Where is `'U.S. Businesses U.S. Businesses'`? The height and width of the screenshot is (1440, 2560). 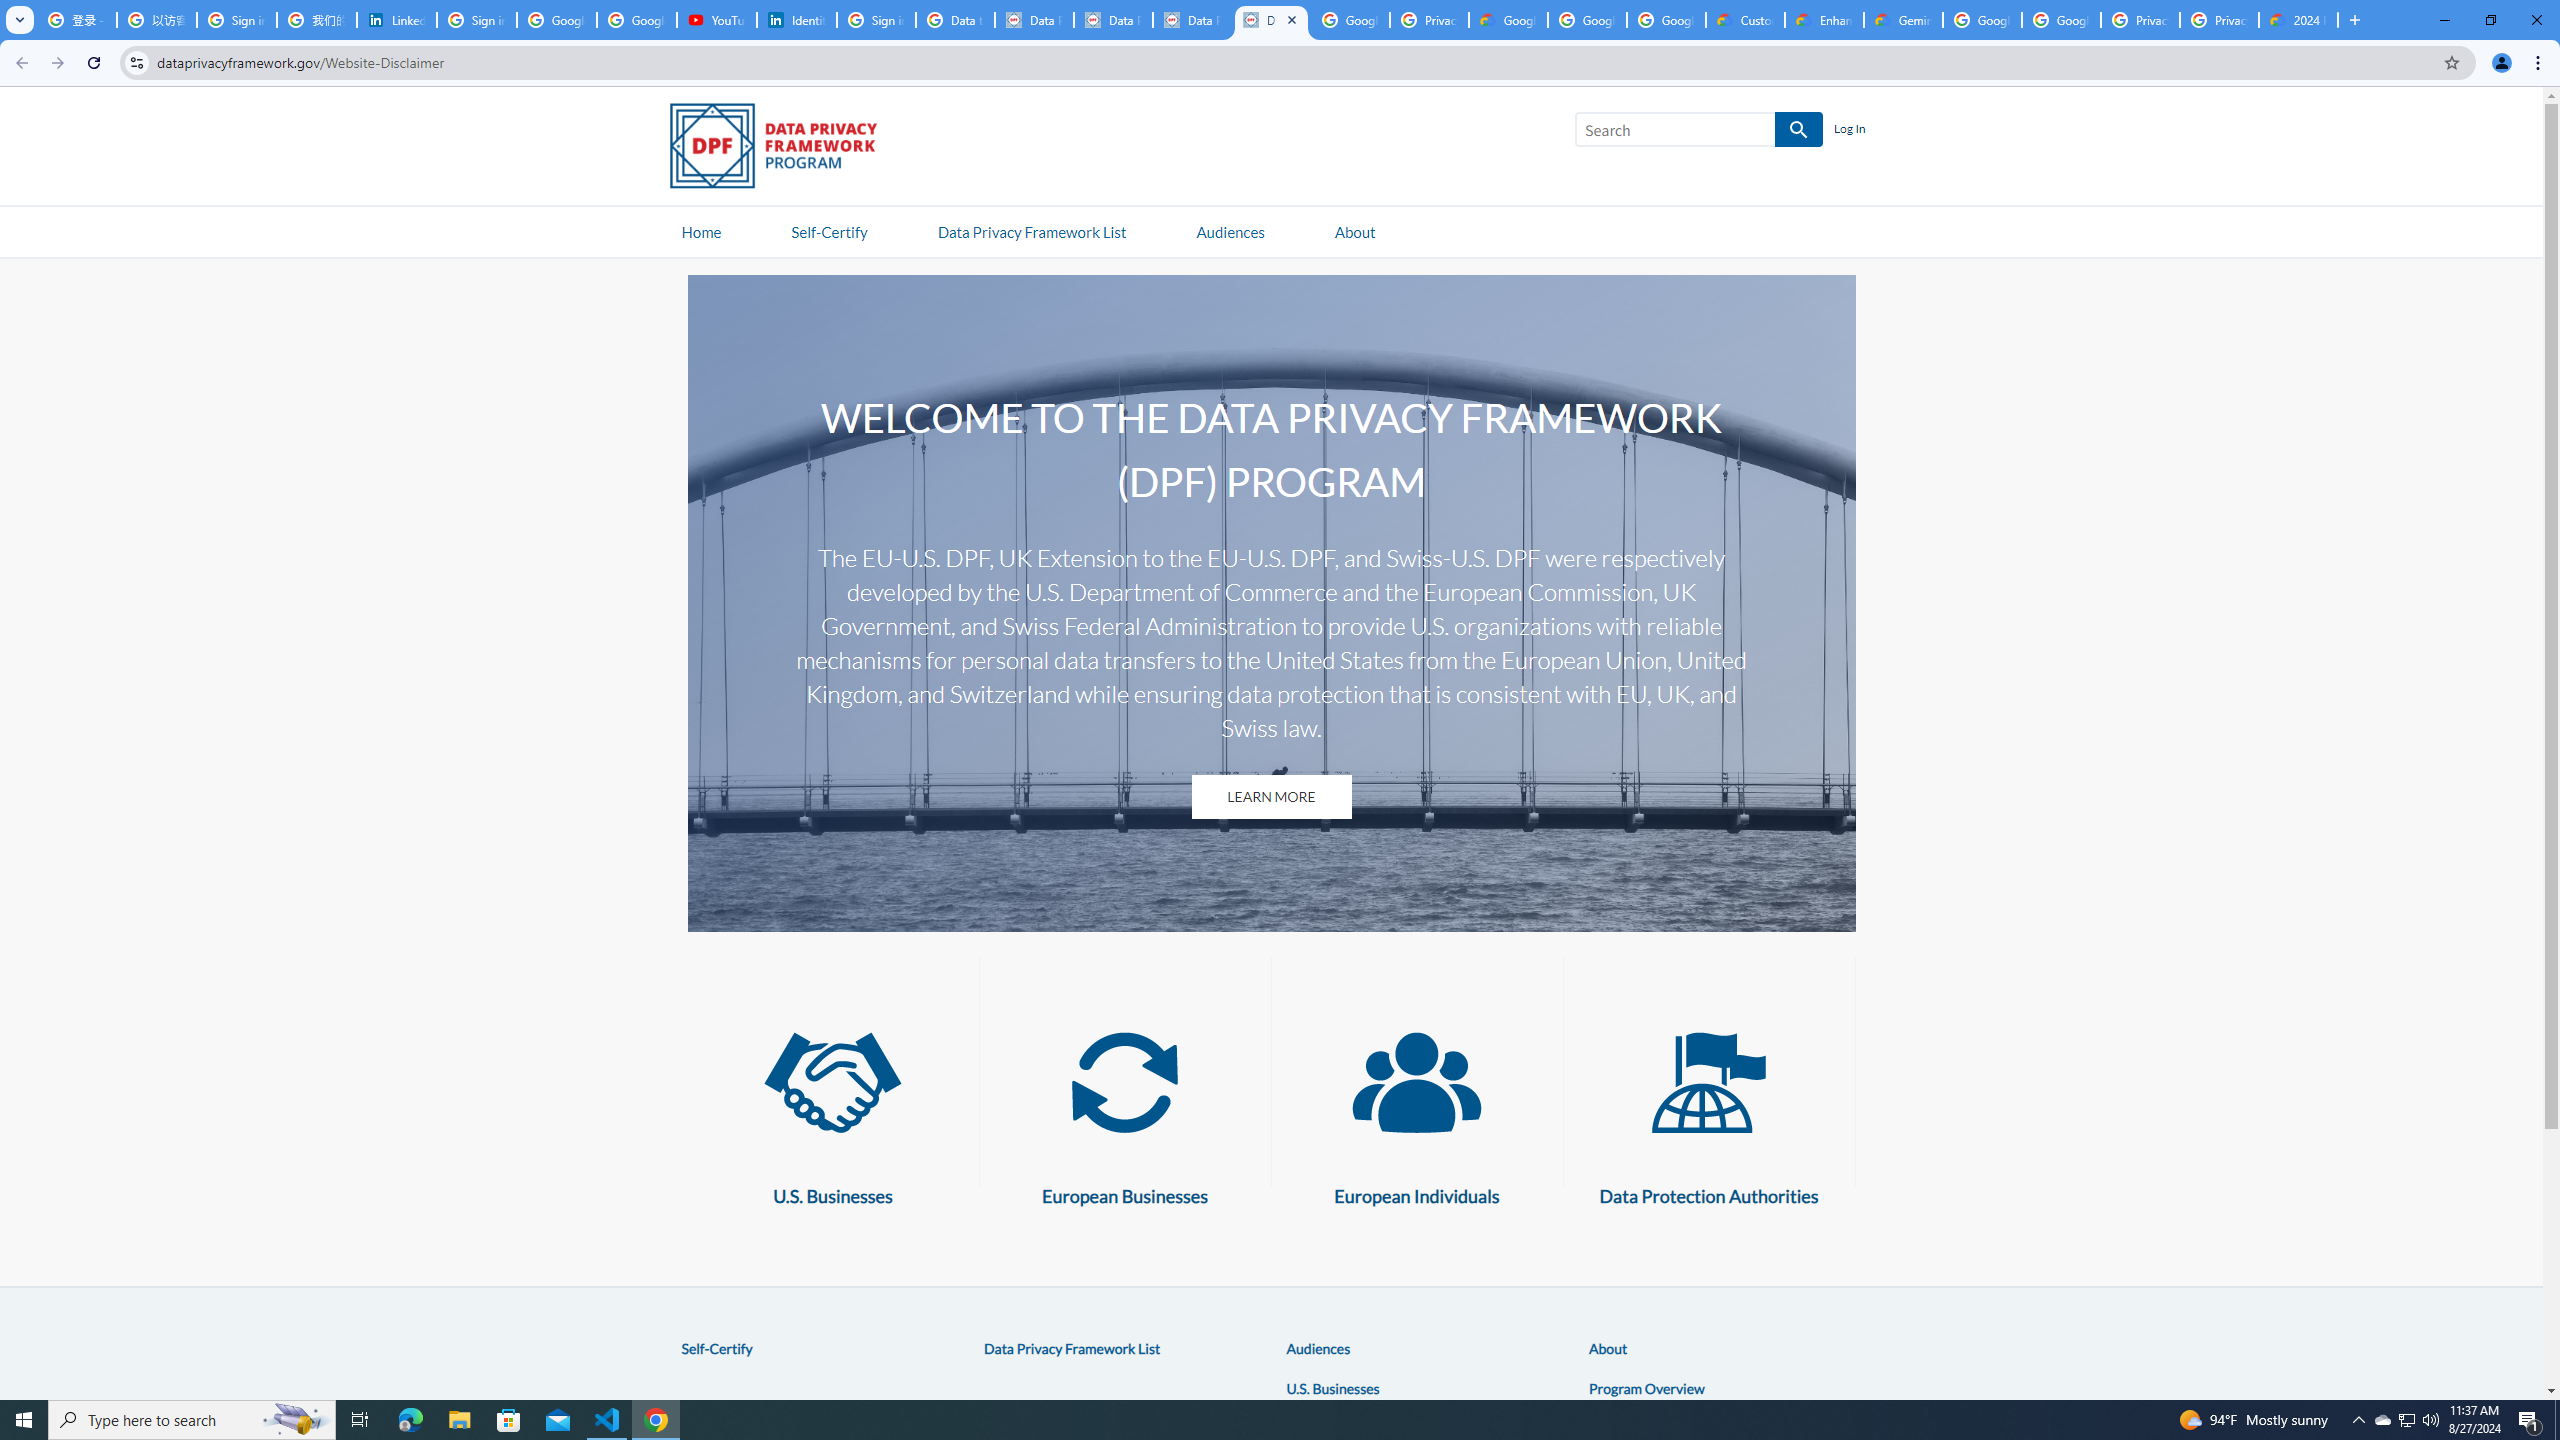
'U.S. Businesses U.S. Businesses' is located at coordinates (832, 1107).